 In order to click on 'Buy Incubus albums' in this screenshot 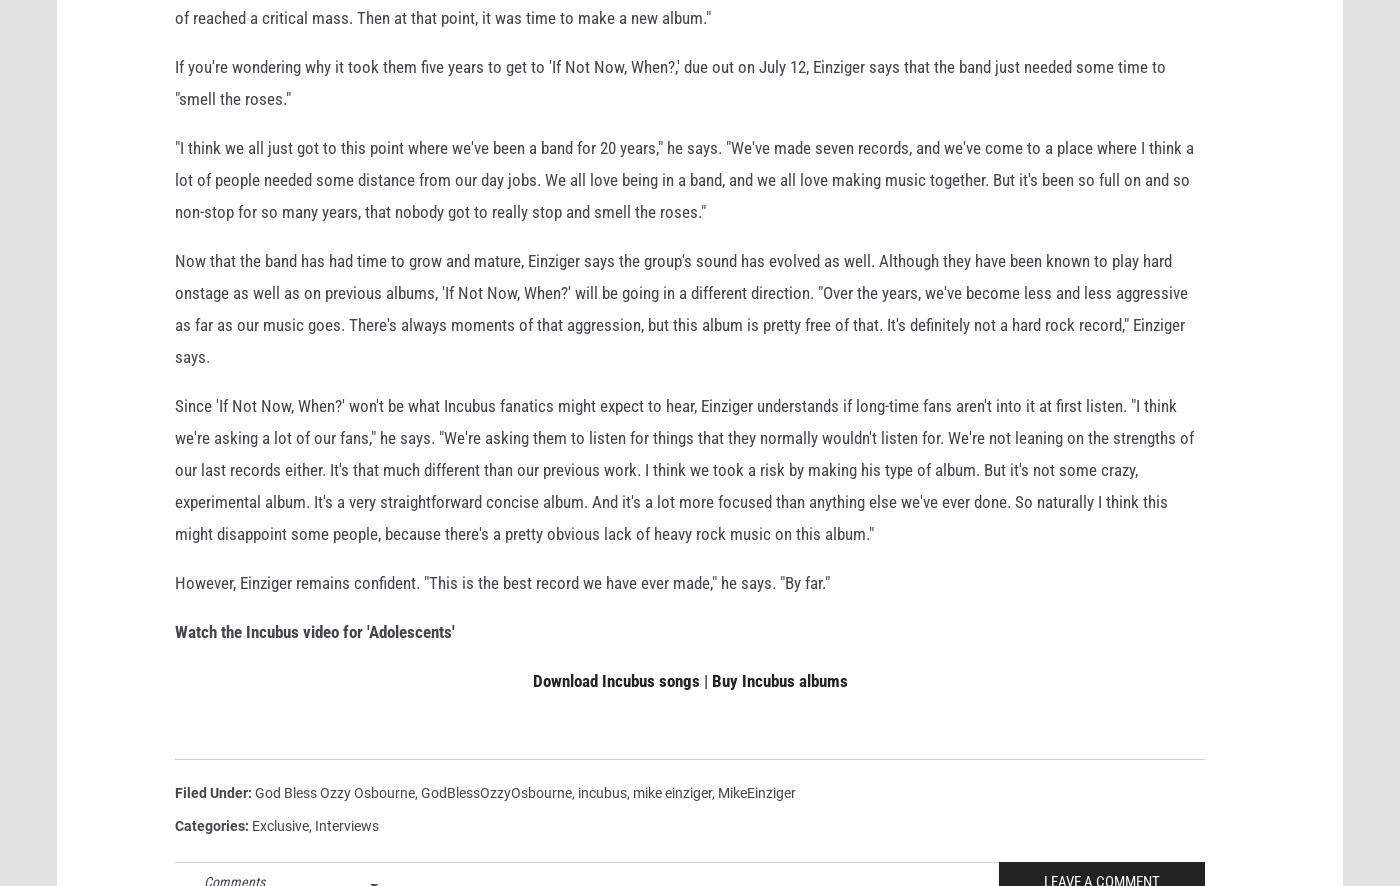, I will do `click(778, 712)`.